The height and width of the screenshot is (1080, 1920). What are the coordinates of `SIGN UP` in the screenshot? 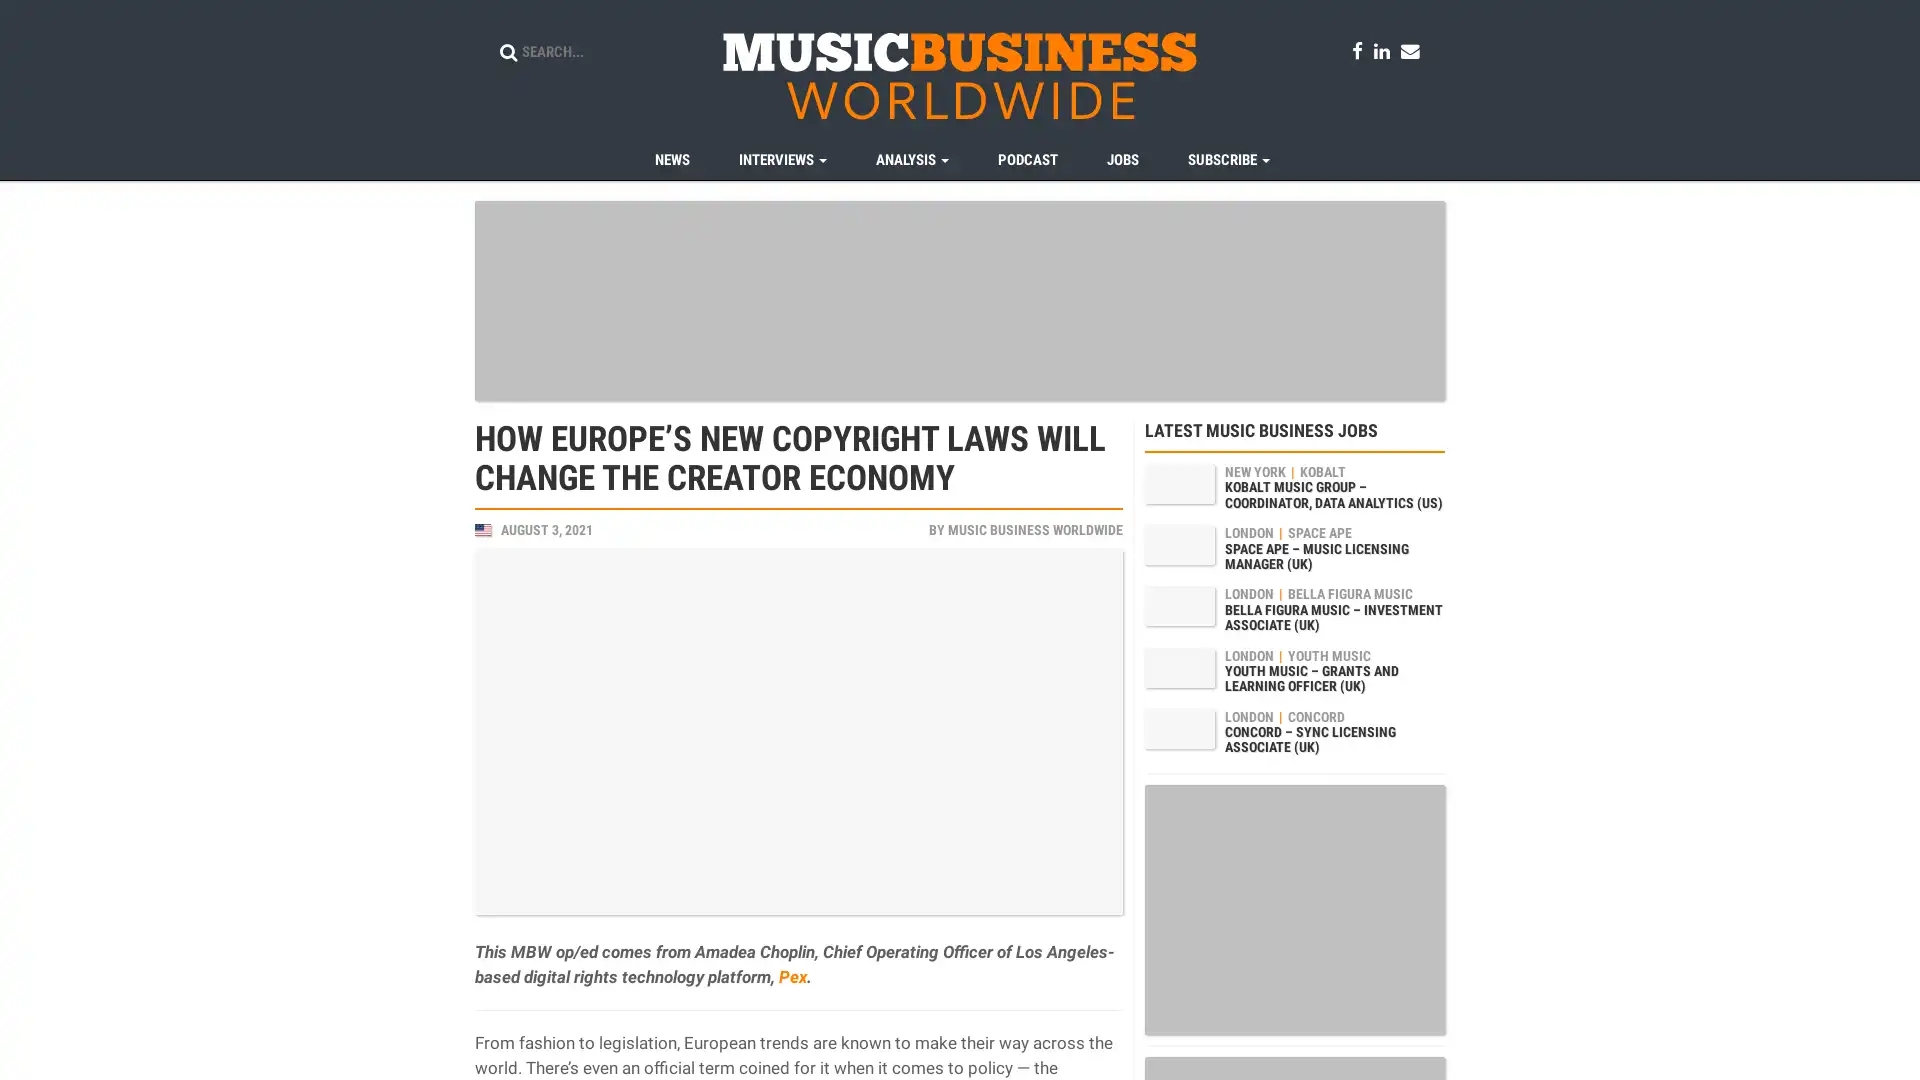 It's located at (905, 628).